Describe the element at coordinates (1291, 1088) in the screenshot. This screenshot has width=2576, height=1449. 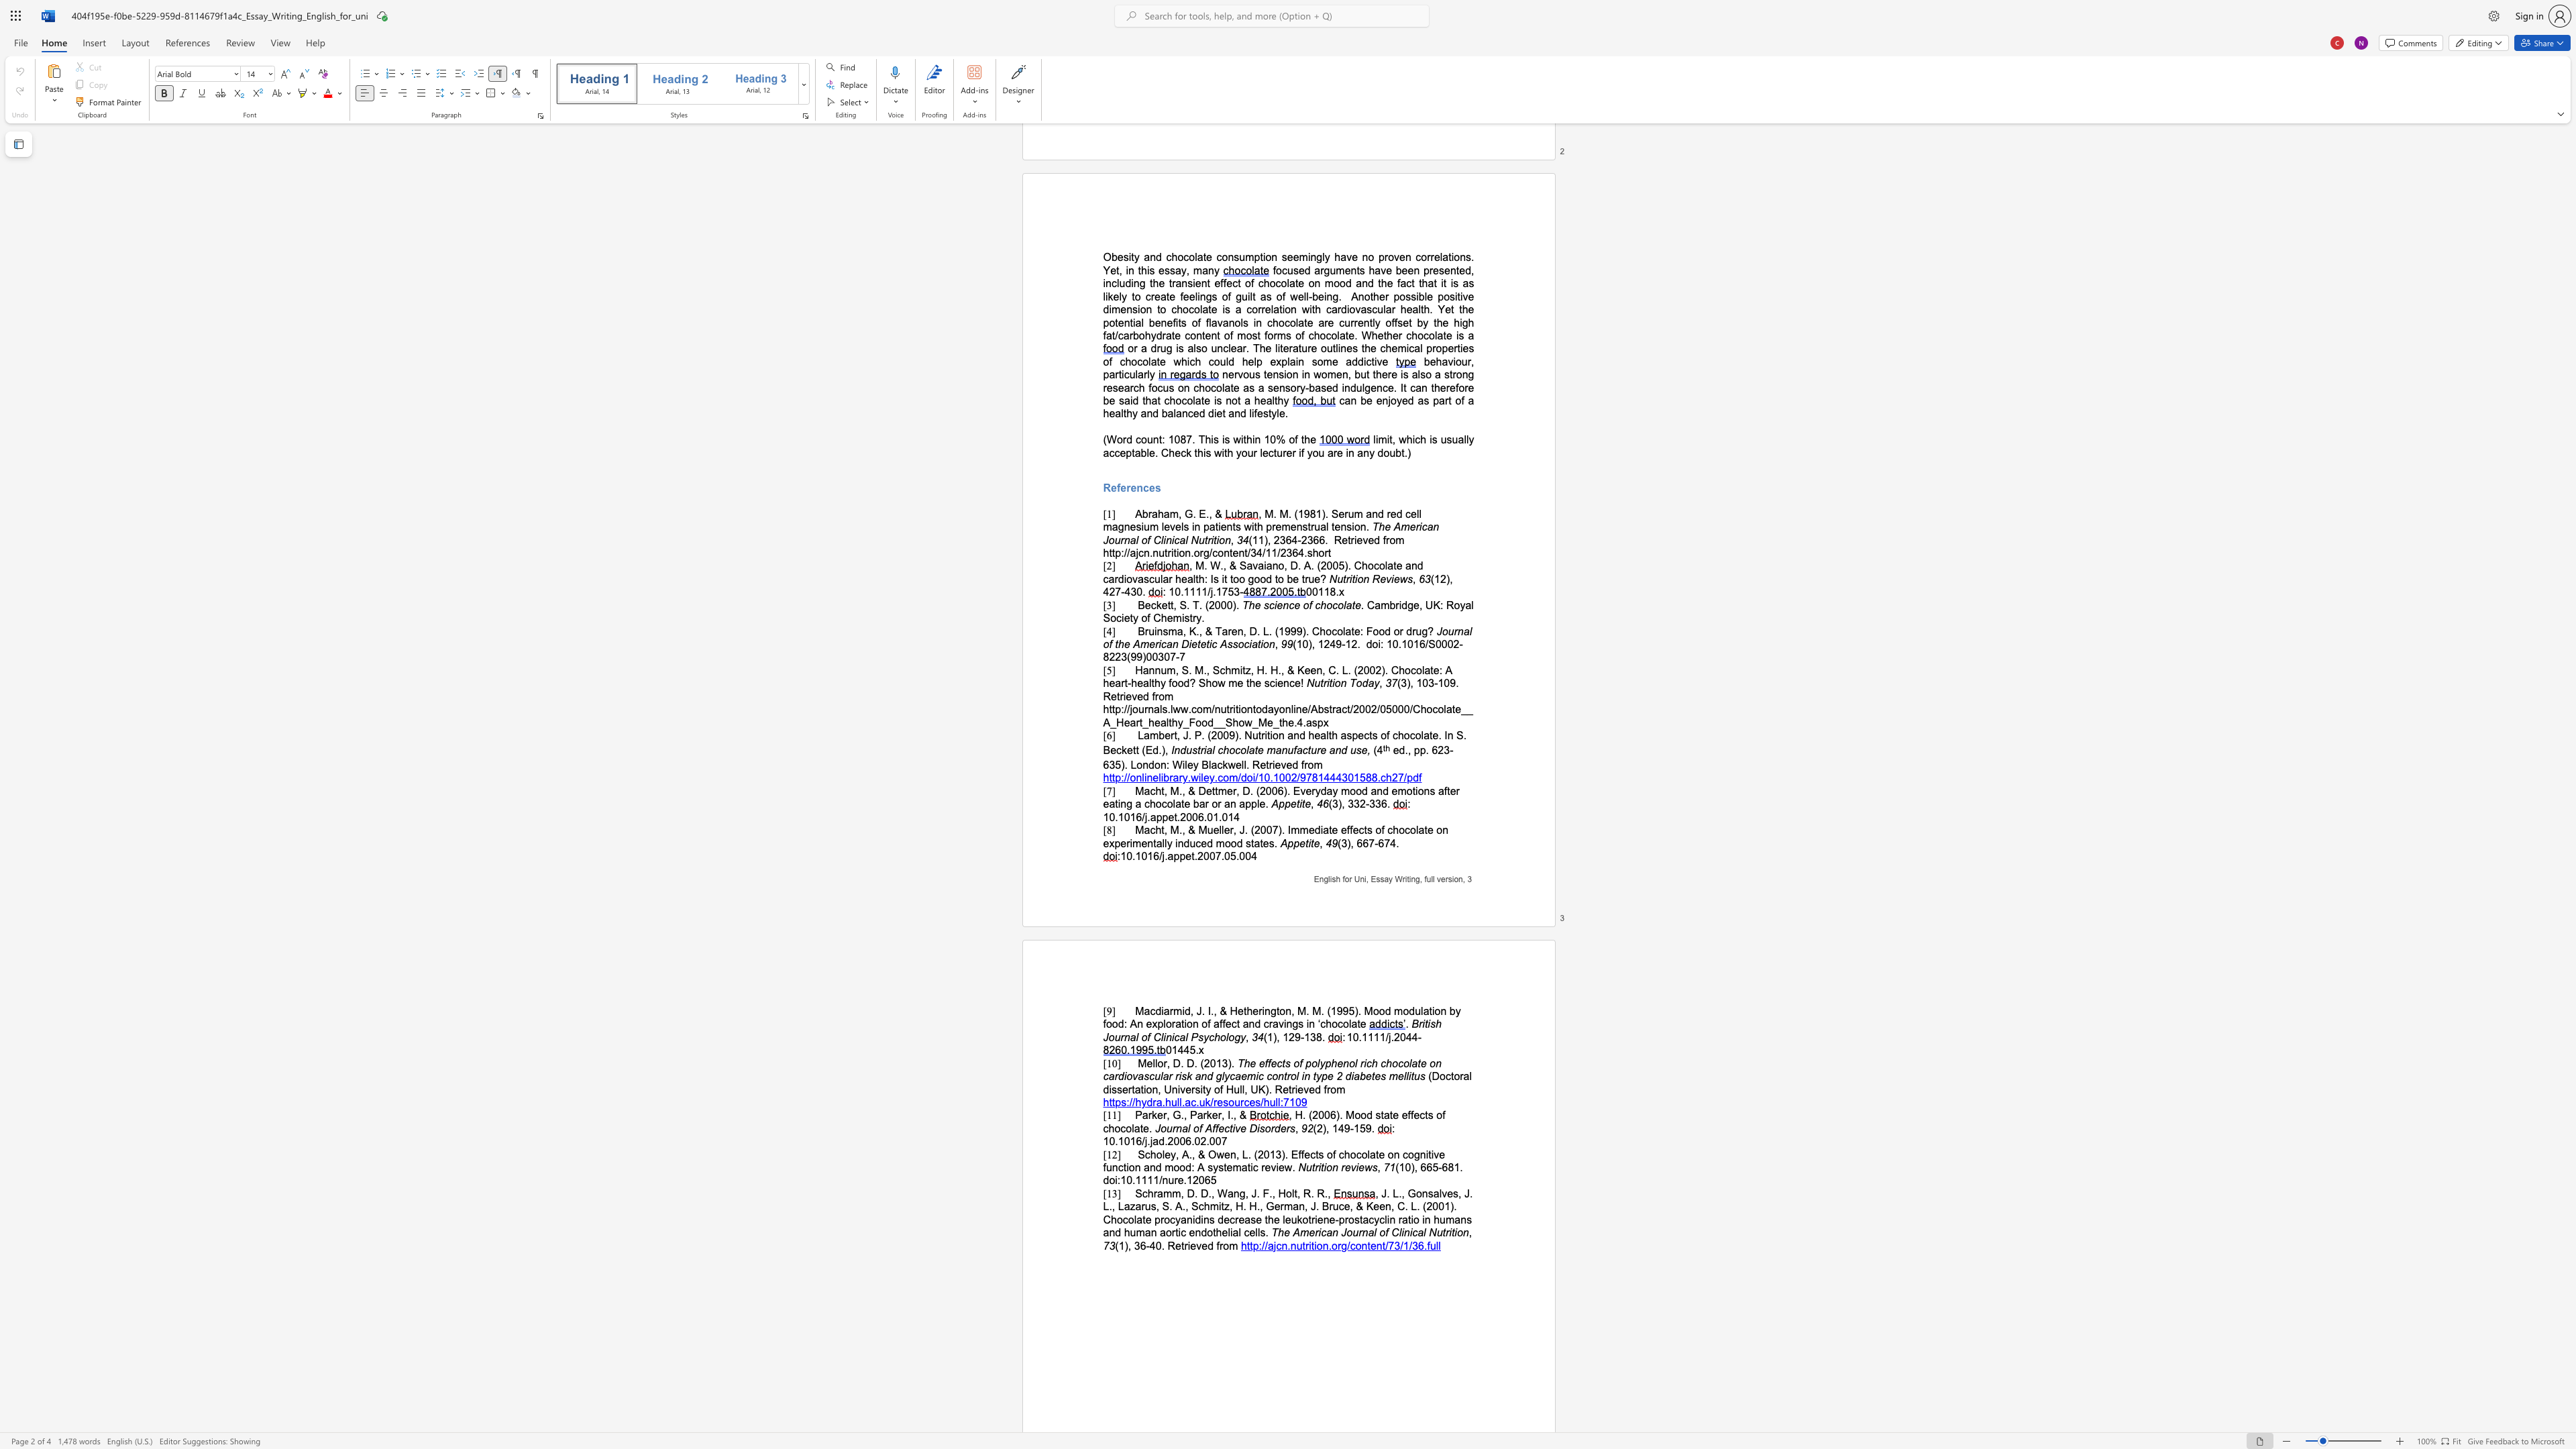
I see `the subset text "rieved fro" within the text "(Doctoral dissertation, University of Hull, UK). Retrieved from"` at that location.